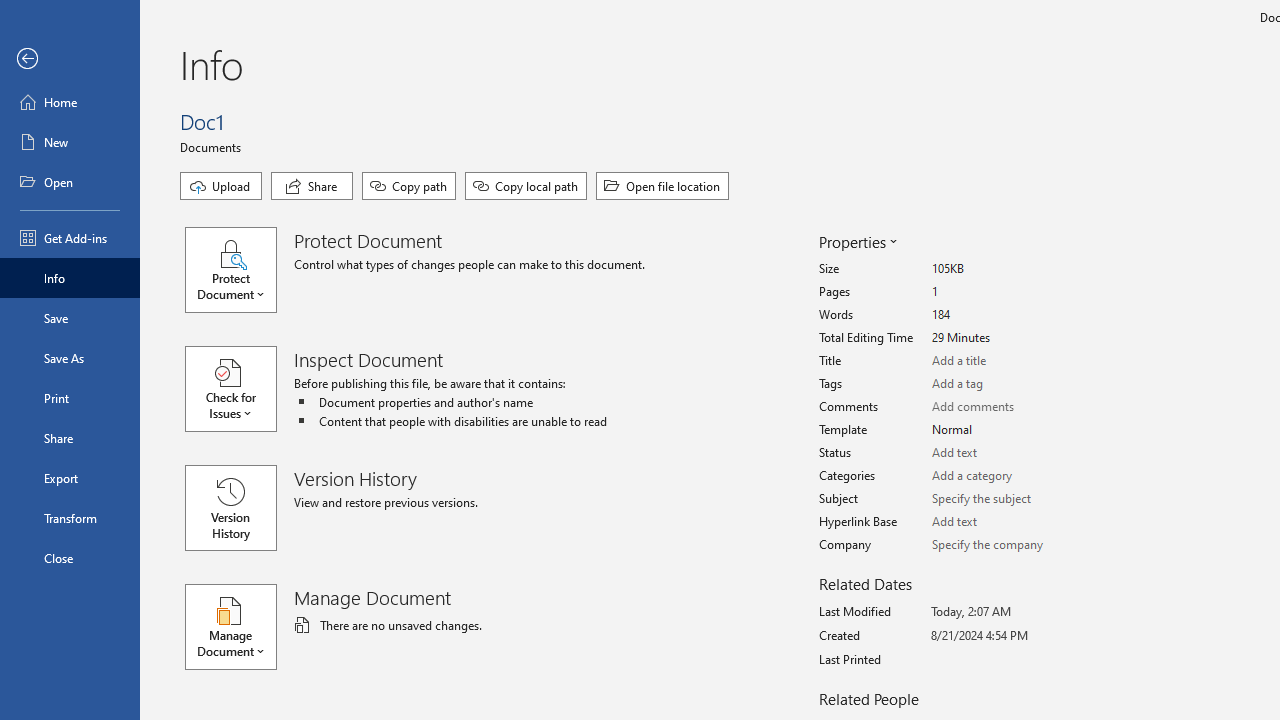  Describe the element at coordinates (69, 478) in the screenshot. I see `'Export'` at that location.